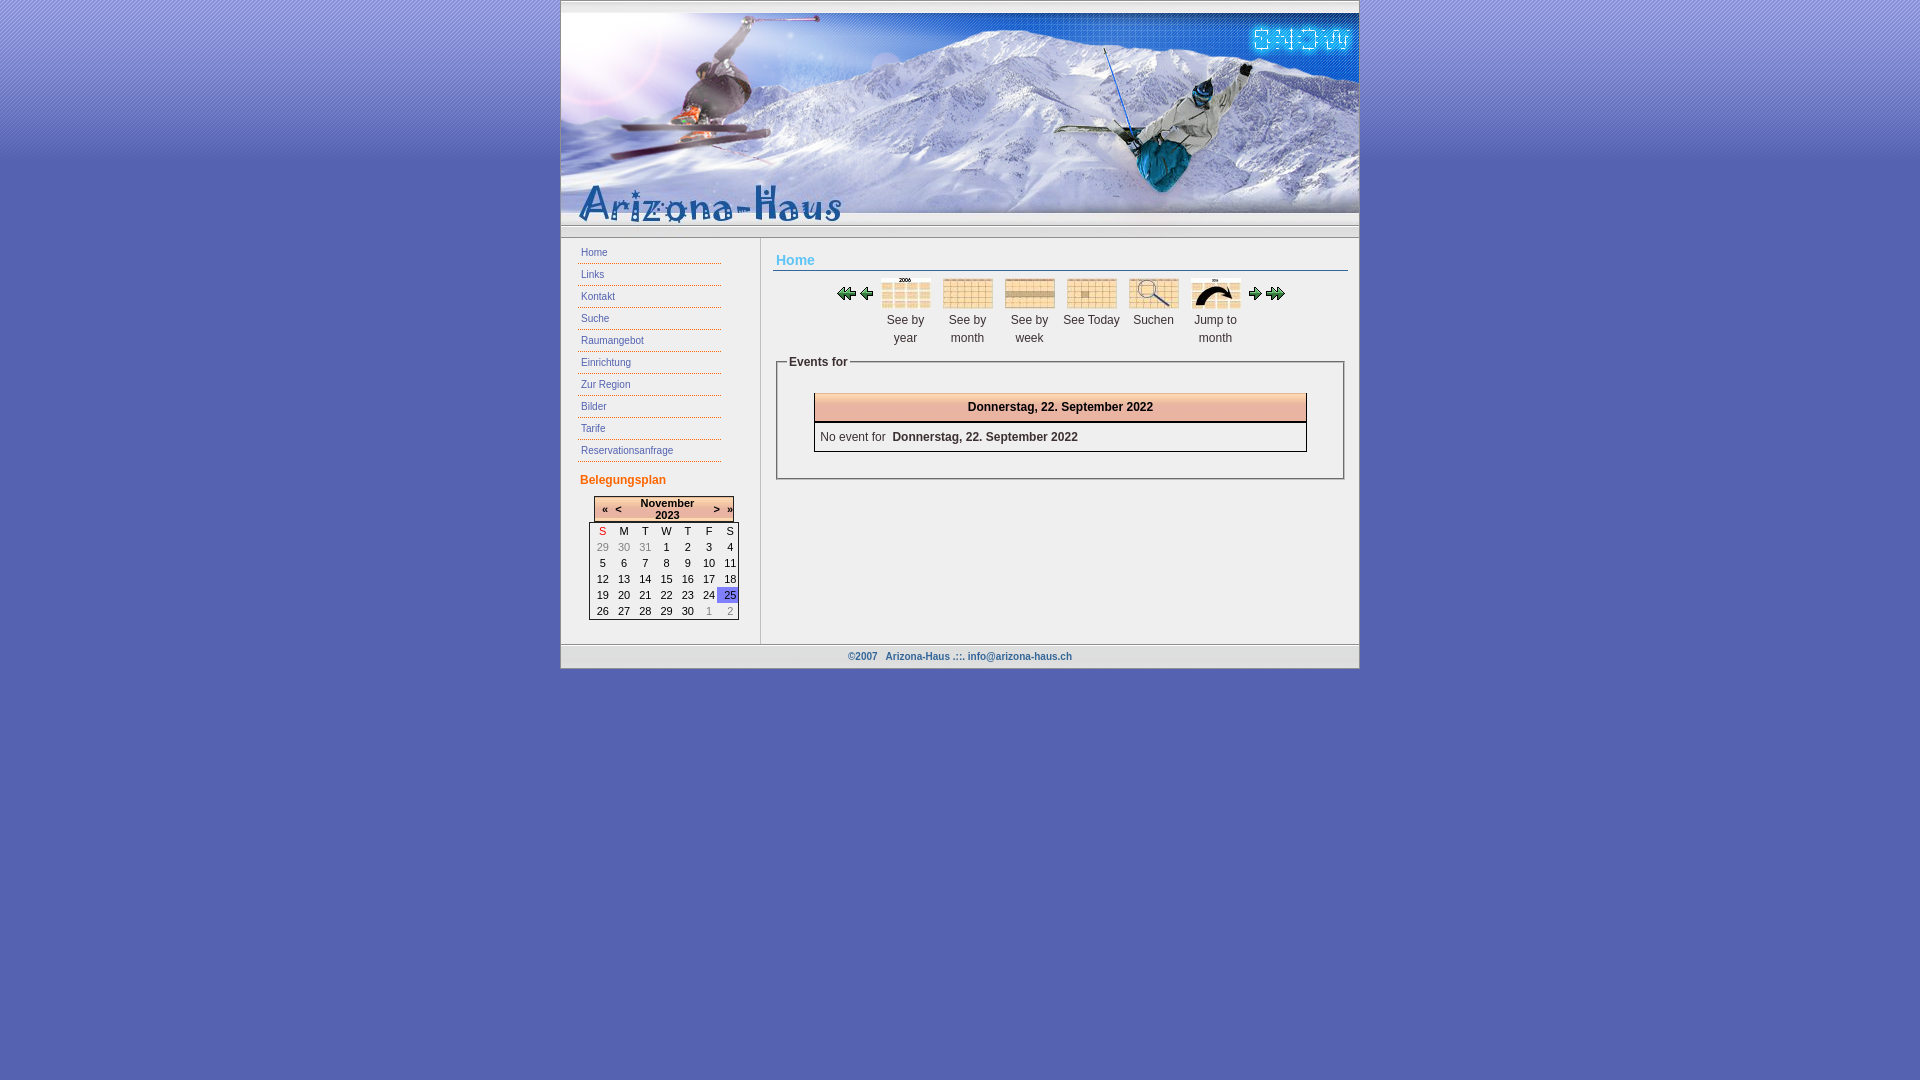  I want to click on '18', so click(728, 578).